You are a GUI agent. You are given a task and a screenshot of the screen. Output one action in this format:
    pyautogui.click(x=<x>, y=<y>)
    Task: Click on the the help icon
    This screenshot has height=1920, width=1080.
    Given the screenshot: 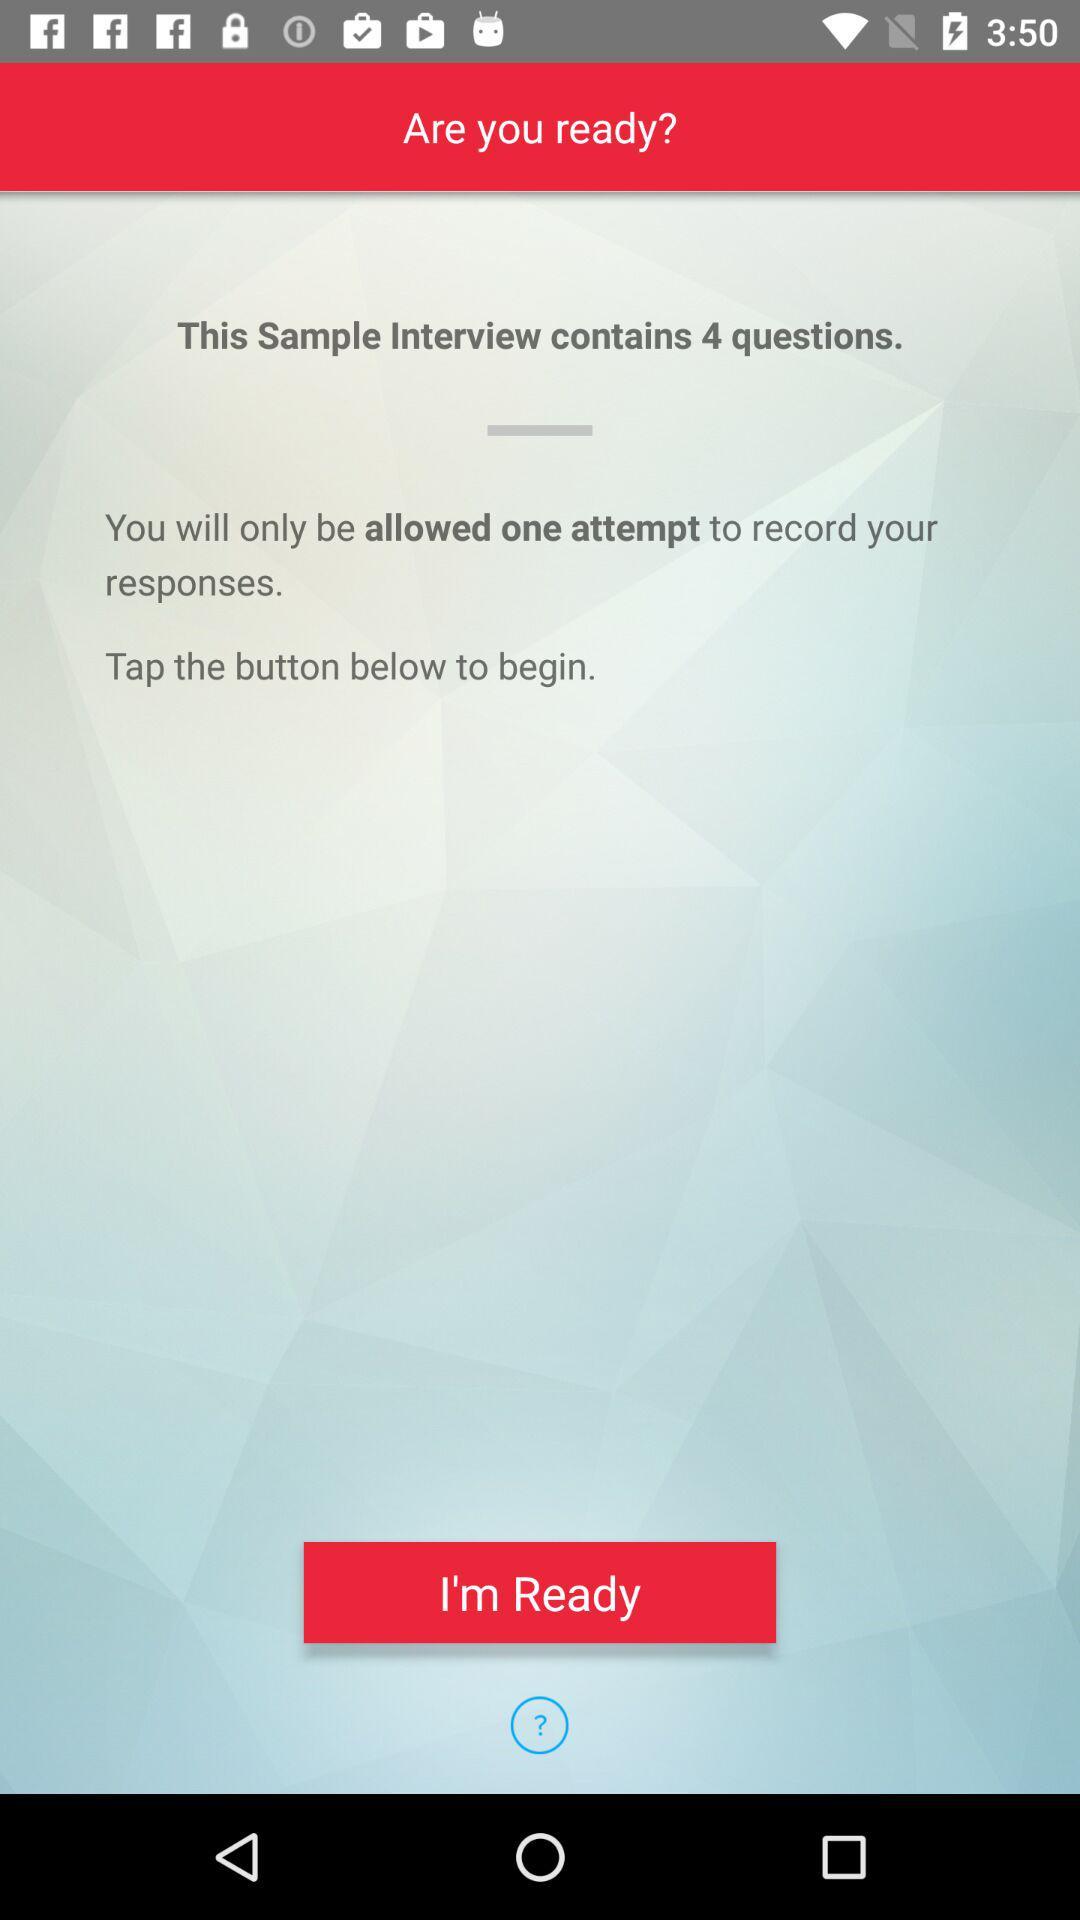 What is the action you would take?
    pyautogui.click(x=538, y=1724)
    